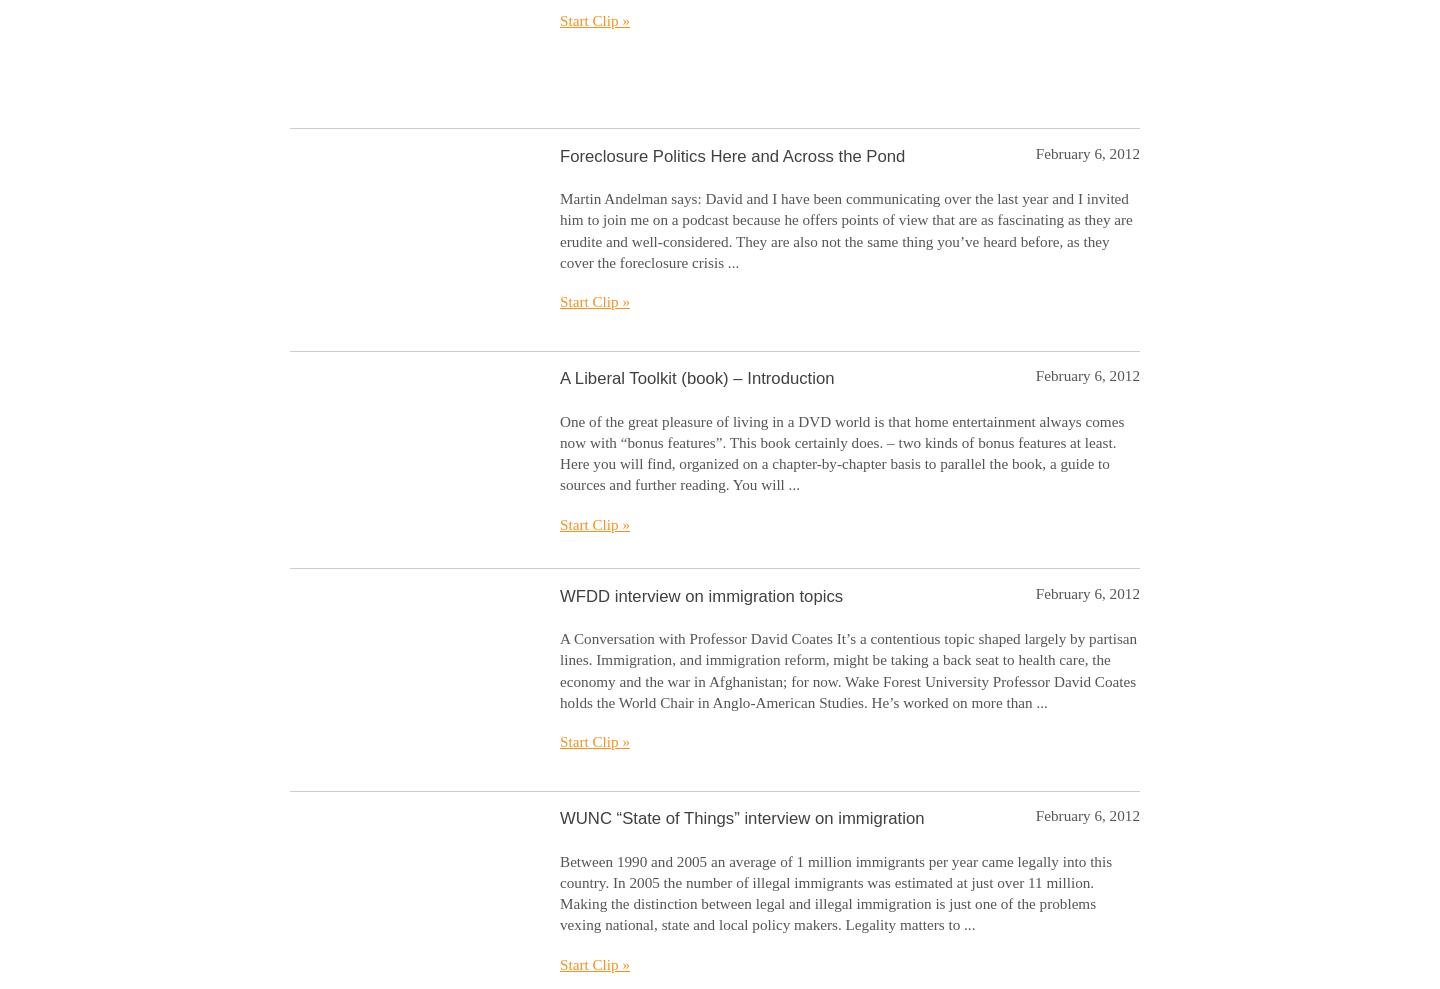 The width and height of the screenshot is (1440, 989). Describe the element at coordinates (845, 229) in the screenshot. I see `'Martin Andelman says: David and I have been communicating over the last year and I invited him to join me on a podcast because he offers points of view that are as fascinating as they are erudite and well-considered. They are also not the same thing you’ve heard before, as they cover the foreclosure crisis ...'` at that location.